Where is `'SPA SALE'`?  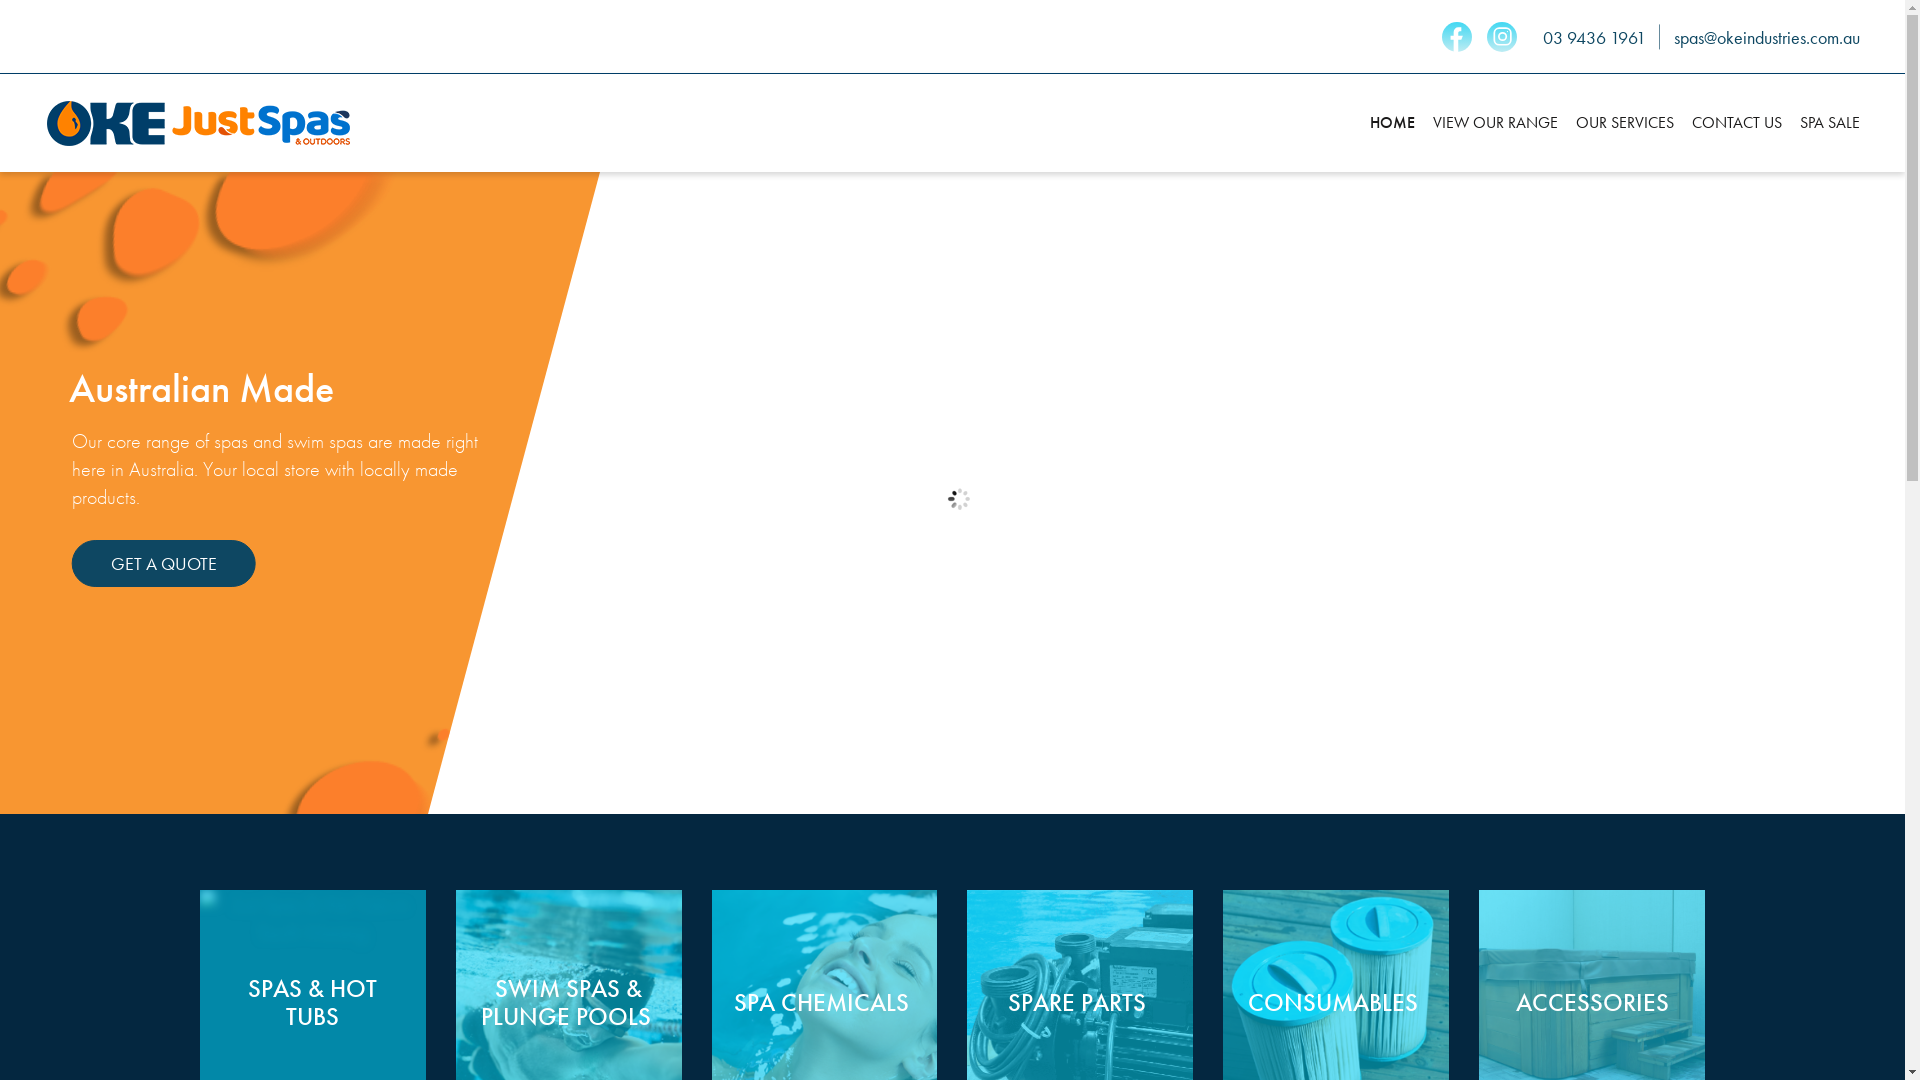
'SPA SALE' is located at coordinates (1825, 123).